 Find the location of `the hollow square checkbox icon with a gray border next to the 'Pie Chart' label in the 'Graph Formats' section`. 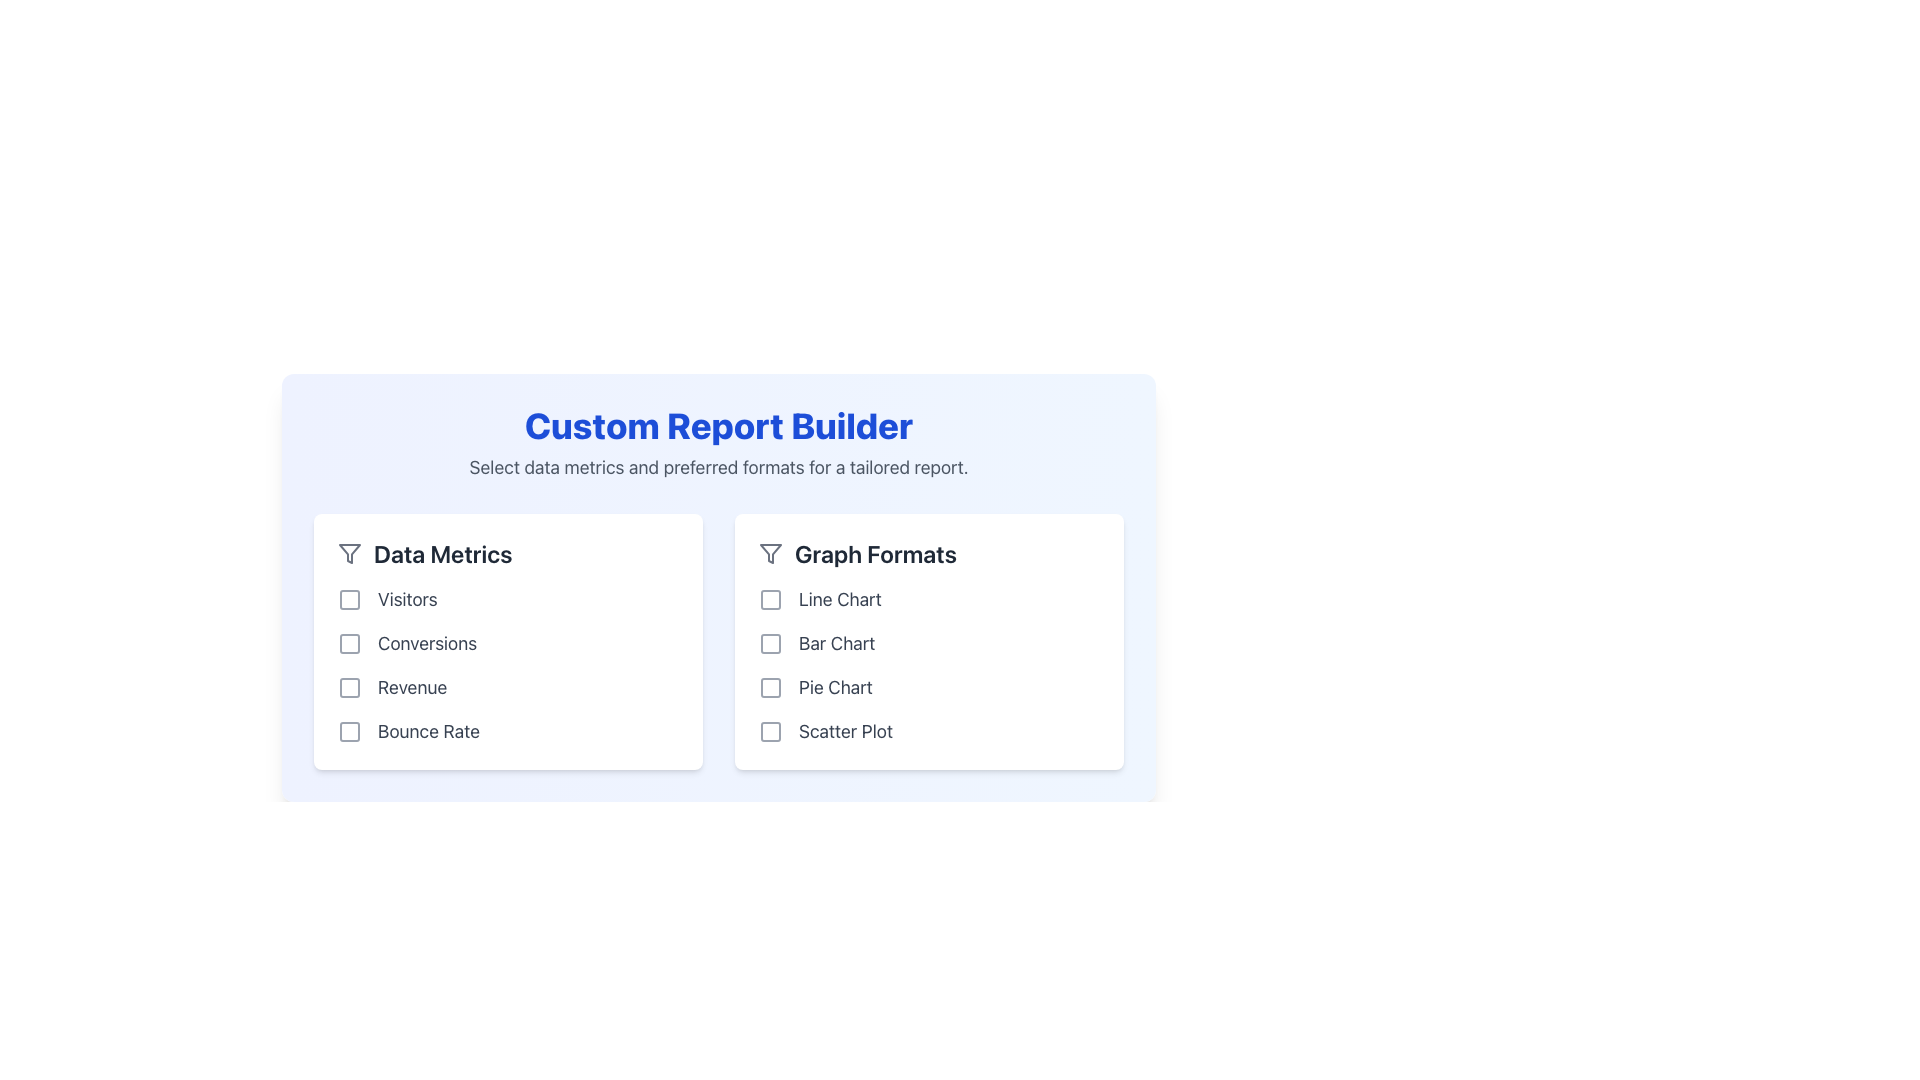

the hollow square checkbox icon with a gray border next to the 'Pie Chart' label in the 'Graph Formats' section is located at coordinates (770, 686).